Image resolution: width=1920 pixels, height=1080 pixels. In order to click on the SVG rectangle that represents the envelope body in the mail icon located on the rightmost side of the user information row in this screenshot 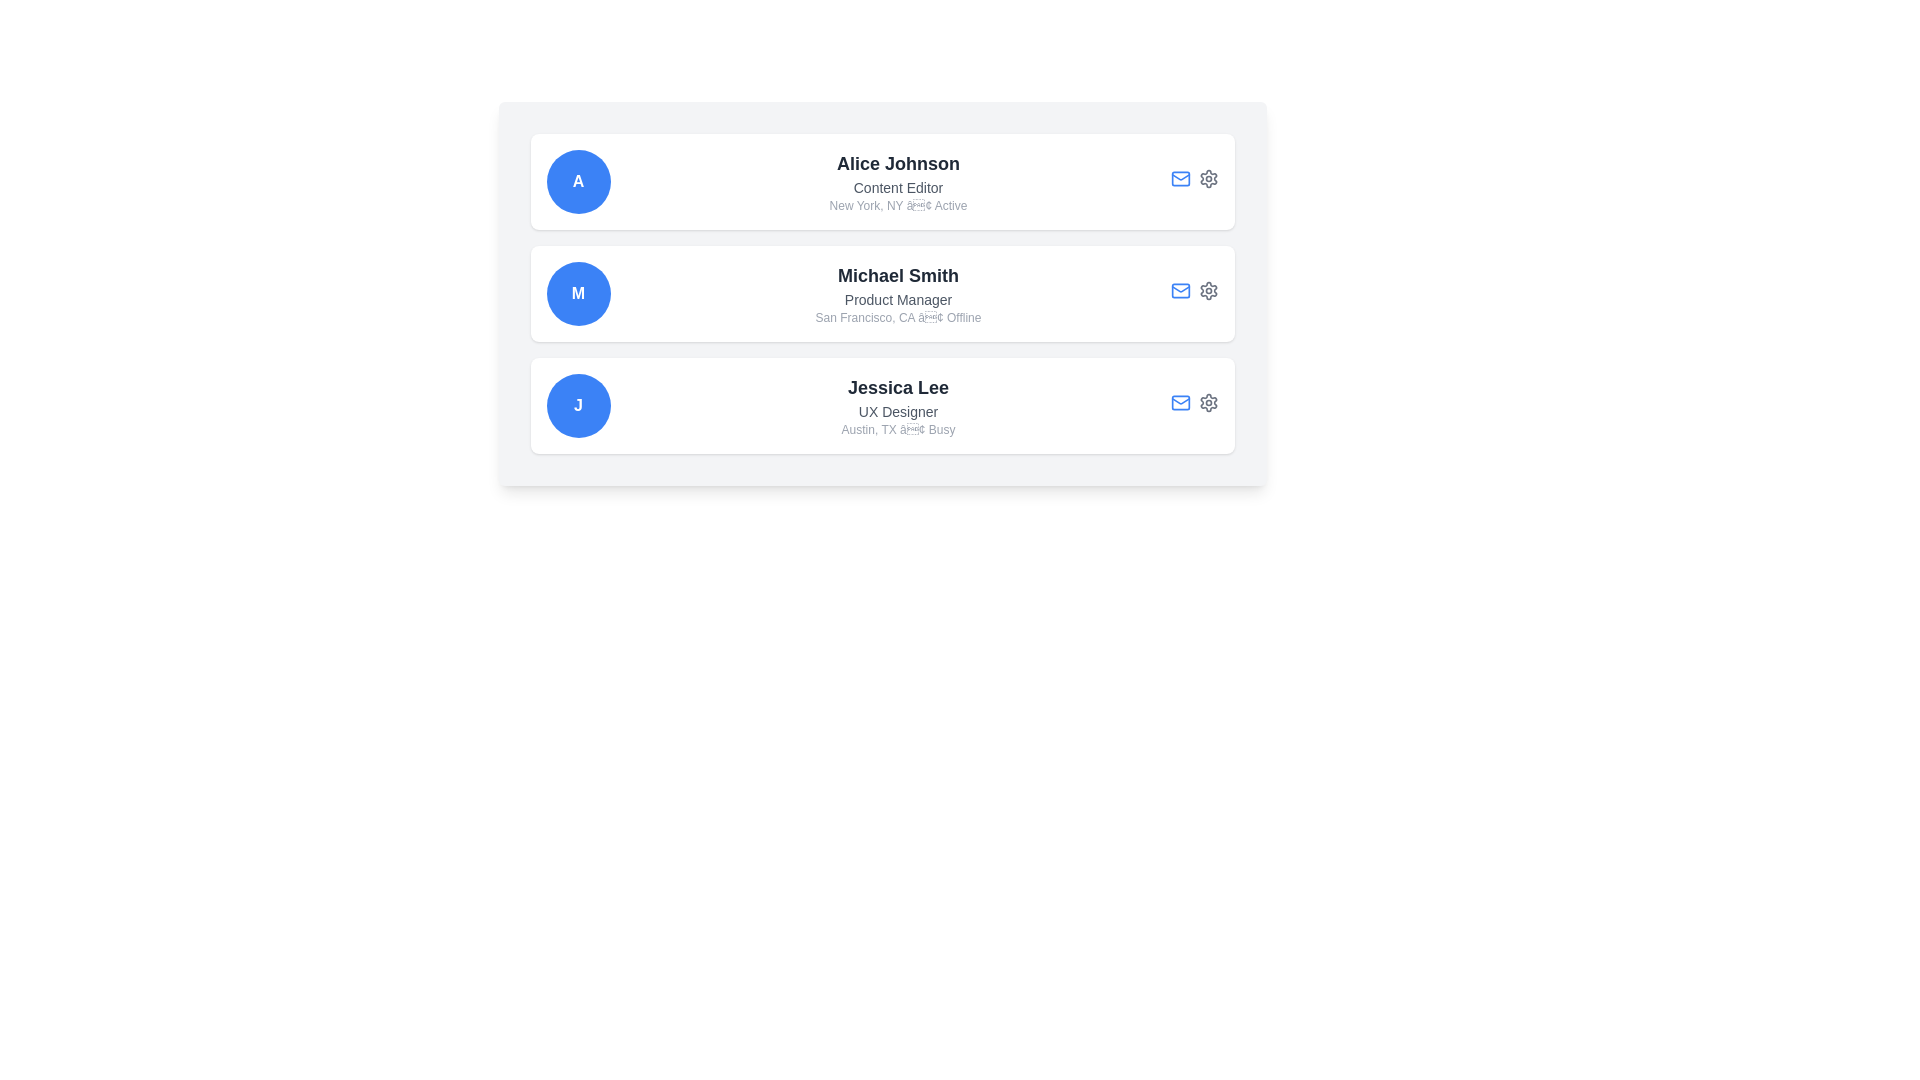, I will do `click(1180, 402)`.